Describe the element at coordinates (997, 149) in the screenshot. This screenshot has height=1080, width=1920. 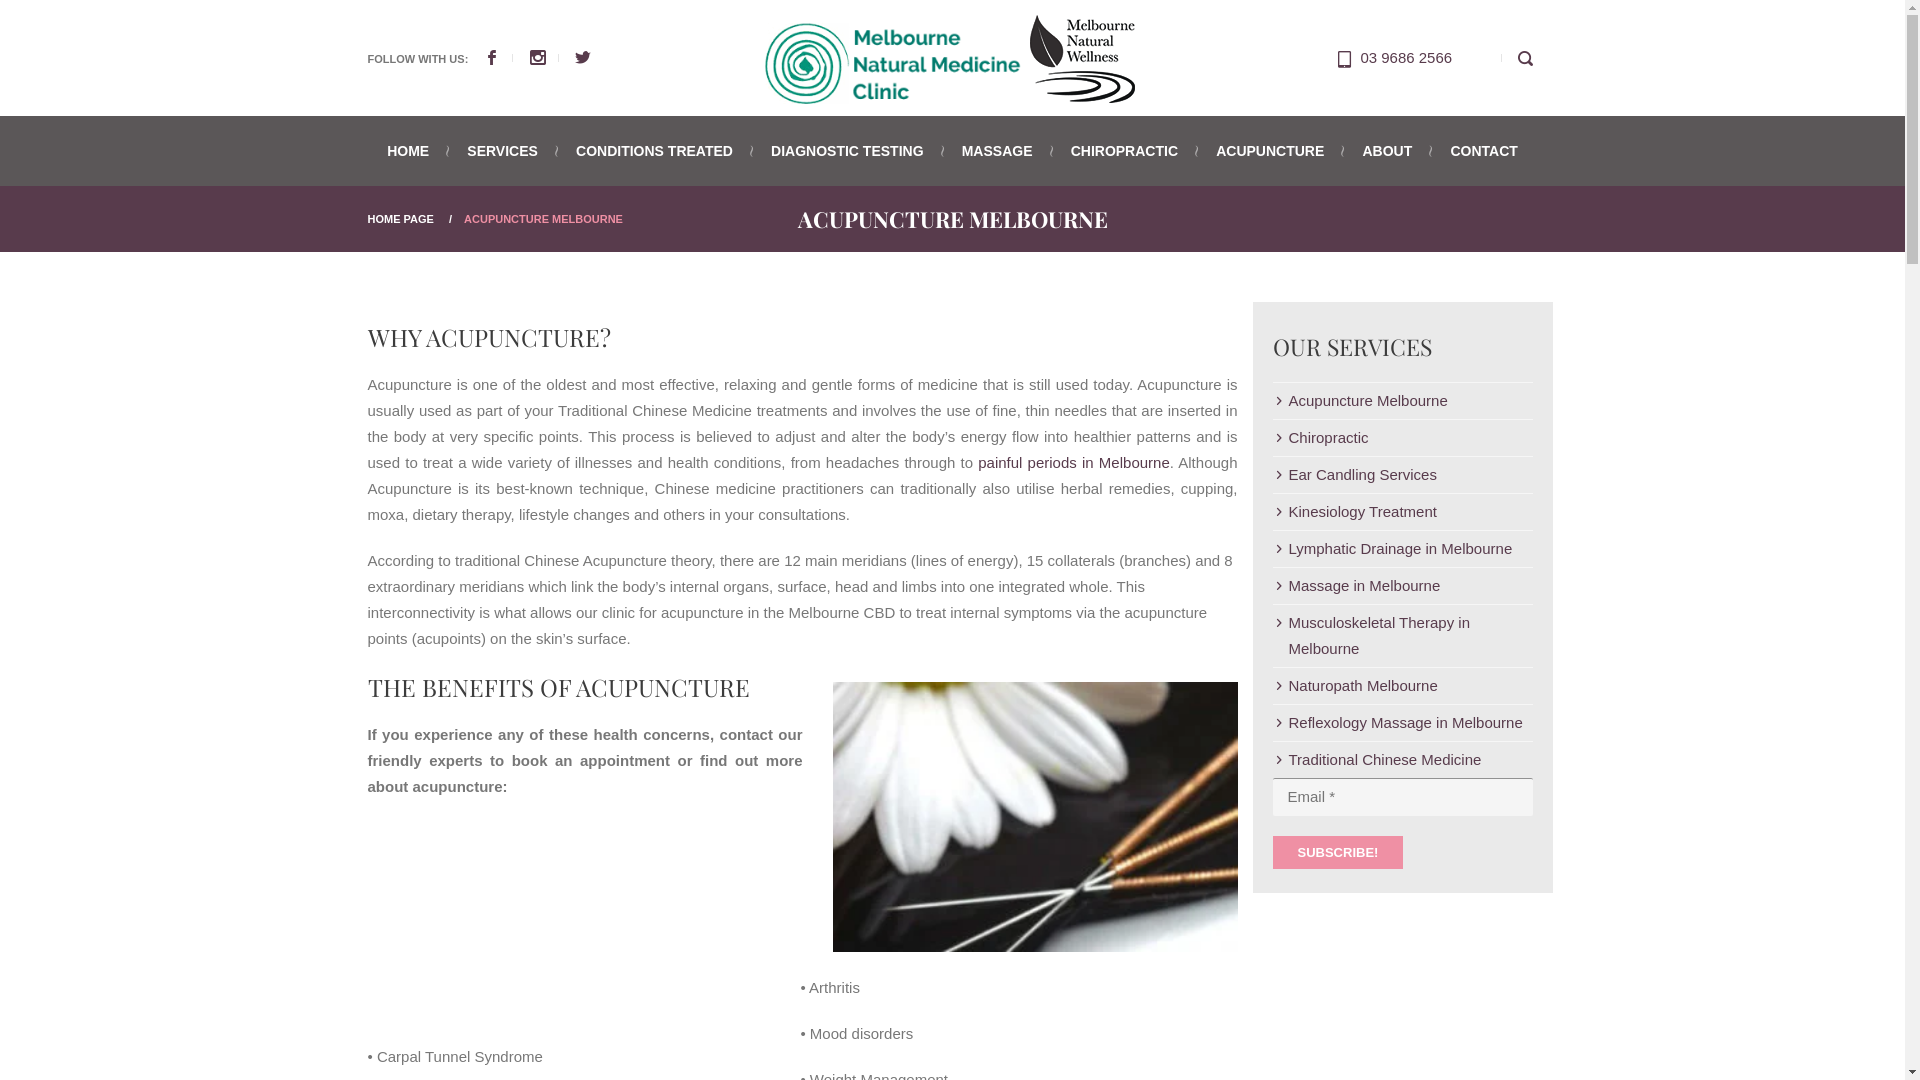
I see `'MASSAGE'` at that location.